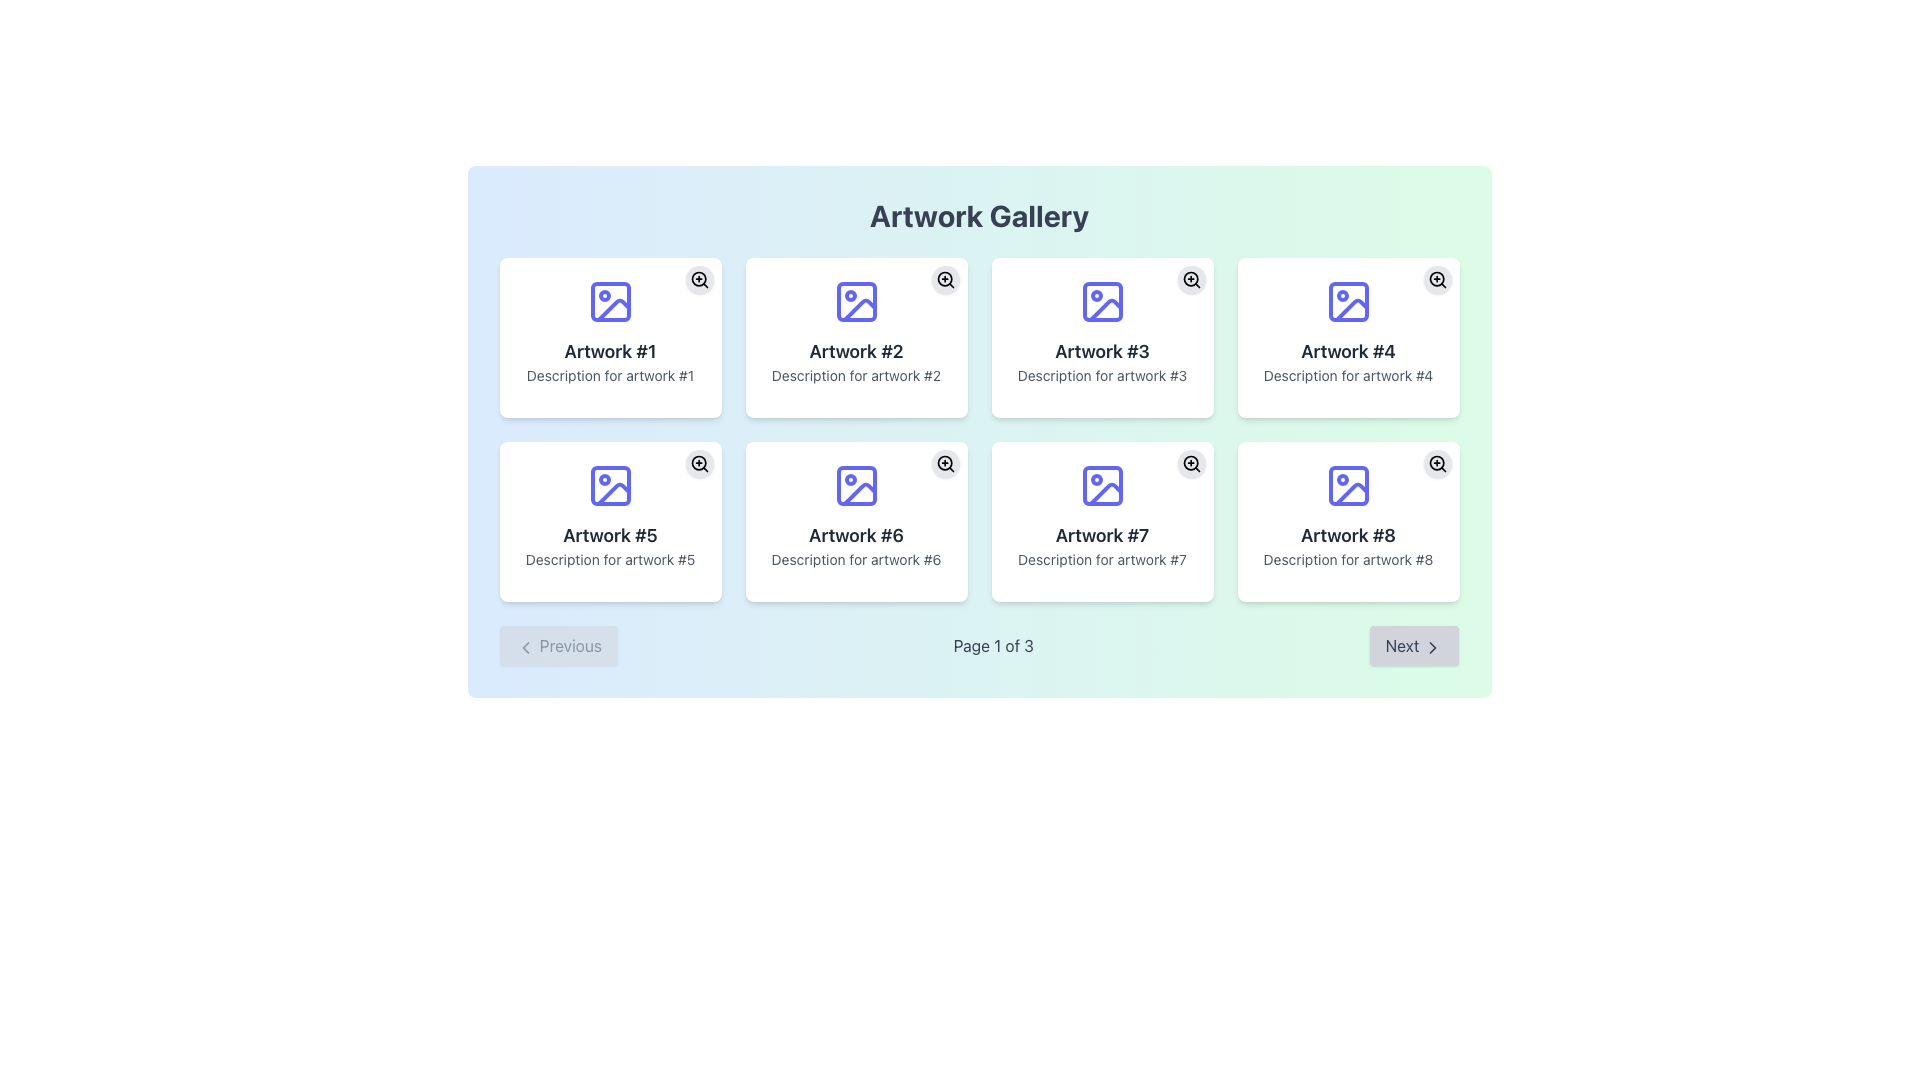 The height and width of the screenshot is (1080, 1920). I want to click on static text label 'Artwork #7', which is styled in bold and larger size, located in the second row of artwork cards, specifically in the third card from the left, above the description text, so click(1101, 535).